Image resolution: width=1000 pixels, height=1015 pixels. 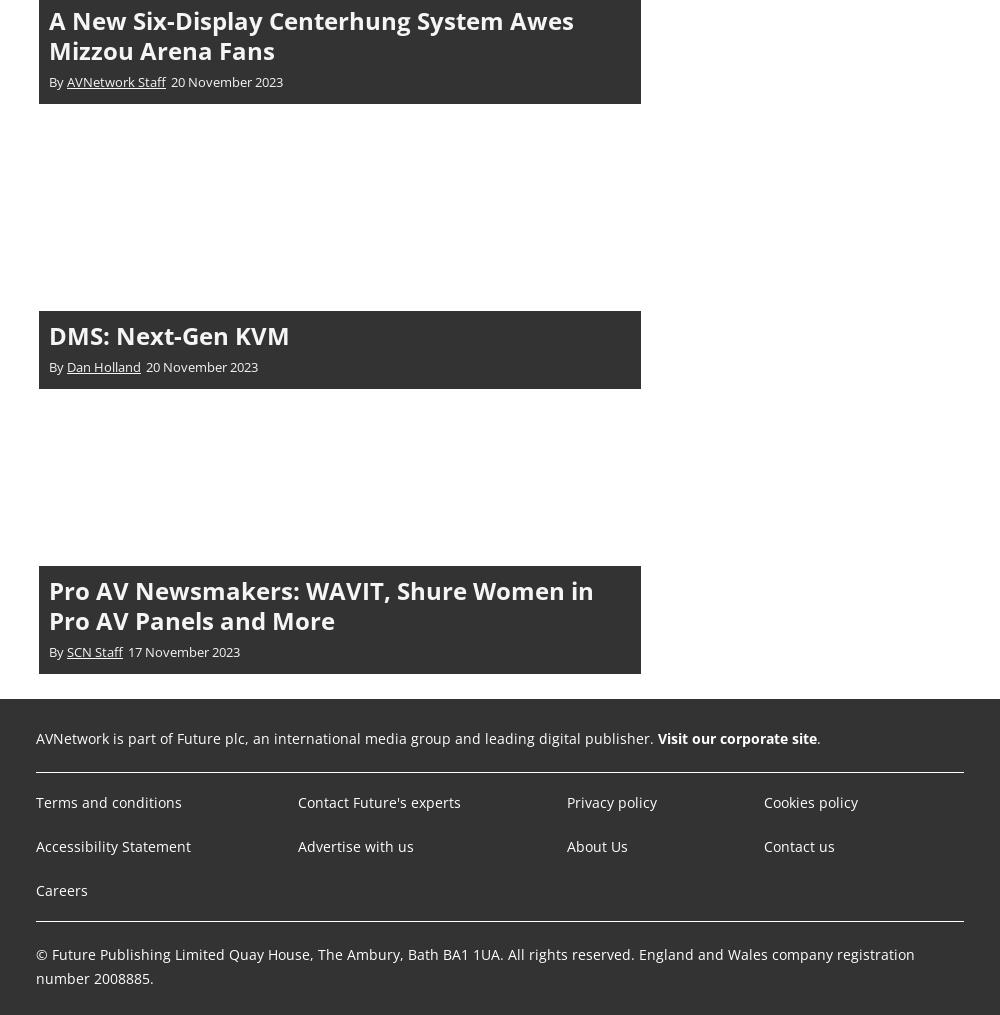 I want to click on 'About Us', so click(x=596, y=845).